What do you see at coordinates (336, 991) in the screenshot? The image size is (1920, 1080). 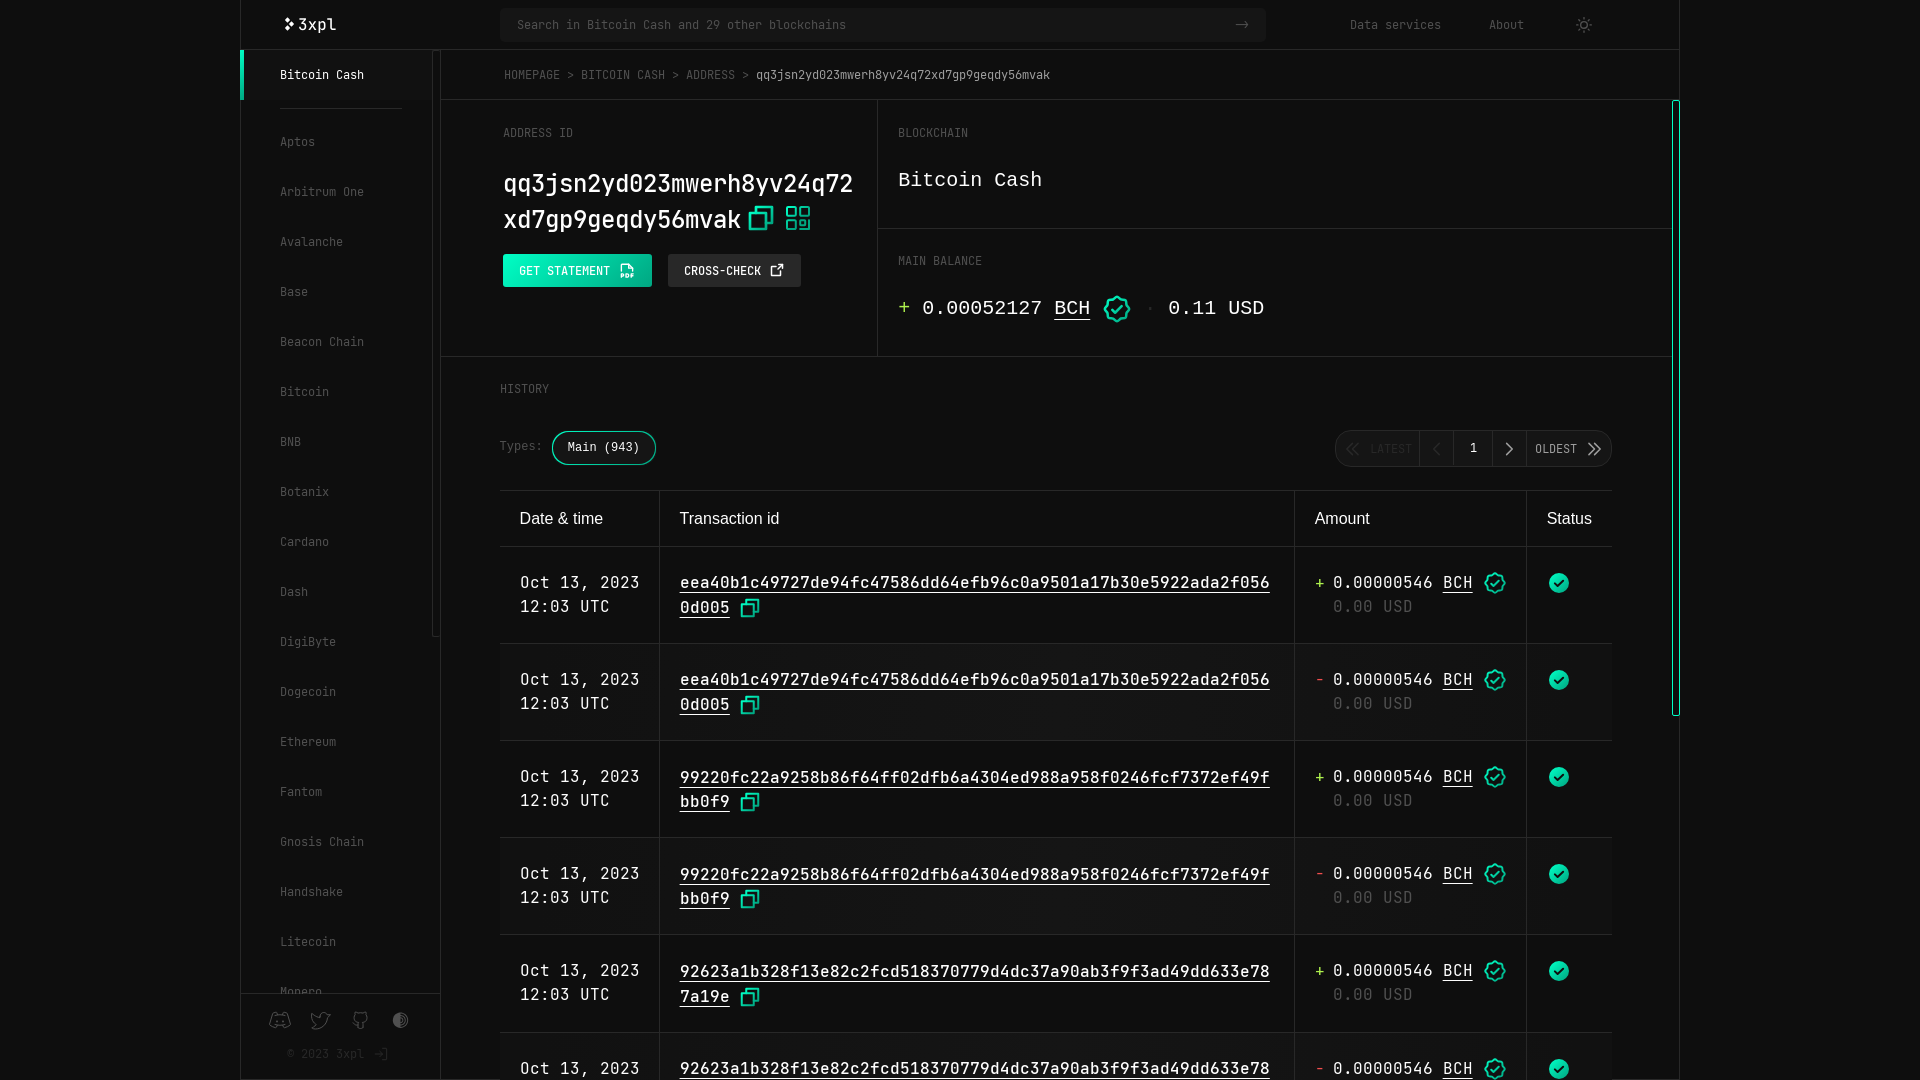 I see `'Monero'` at bounding box center [336, 991].